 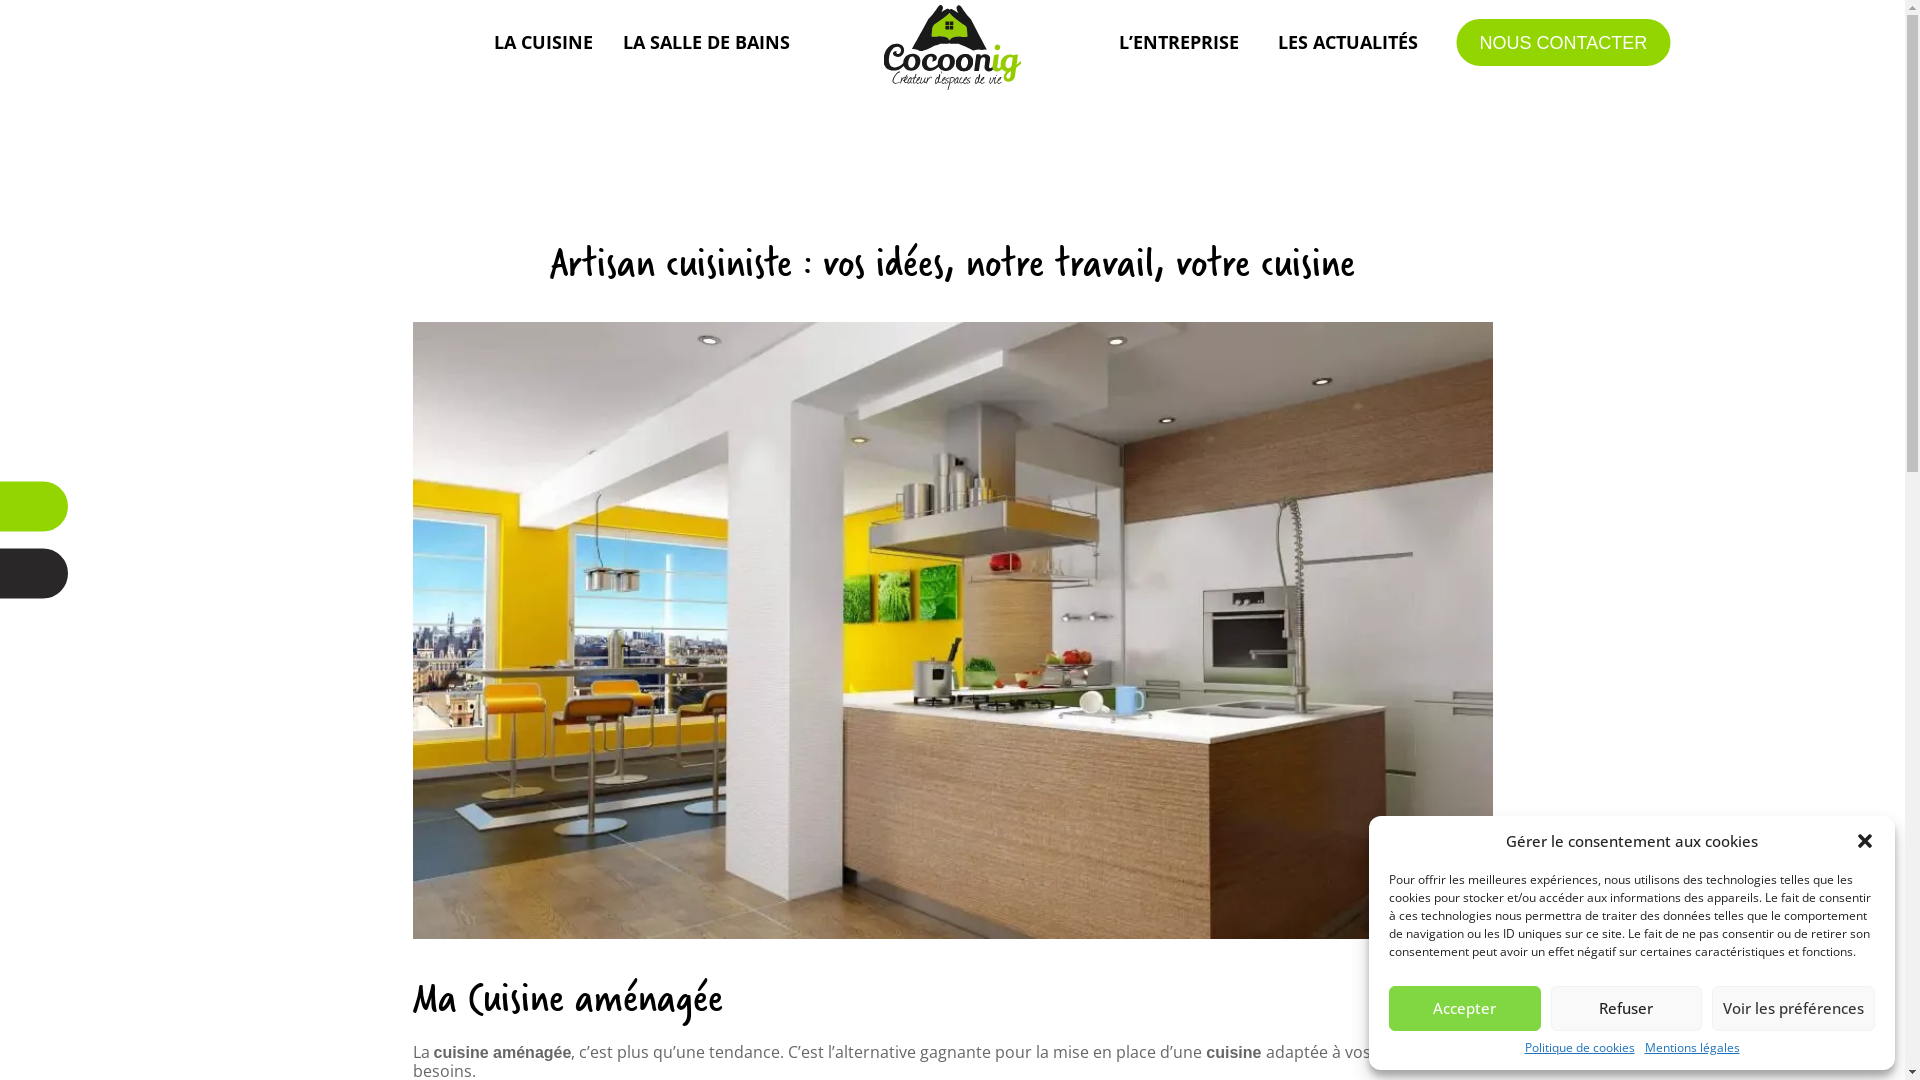 What do you see at coordinates (1578, 1047) in the screenshot?
I see `'Politique de cookies'` at bounding box center [1578, 1047].